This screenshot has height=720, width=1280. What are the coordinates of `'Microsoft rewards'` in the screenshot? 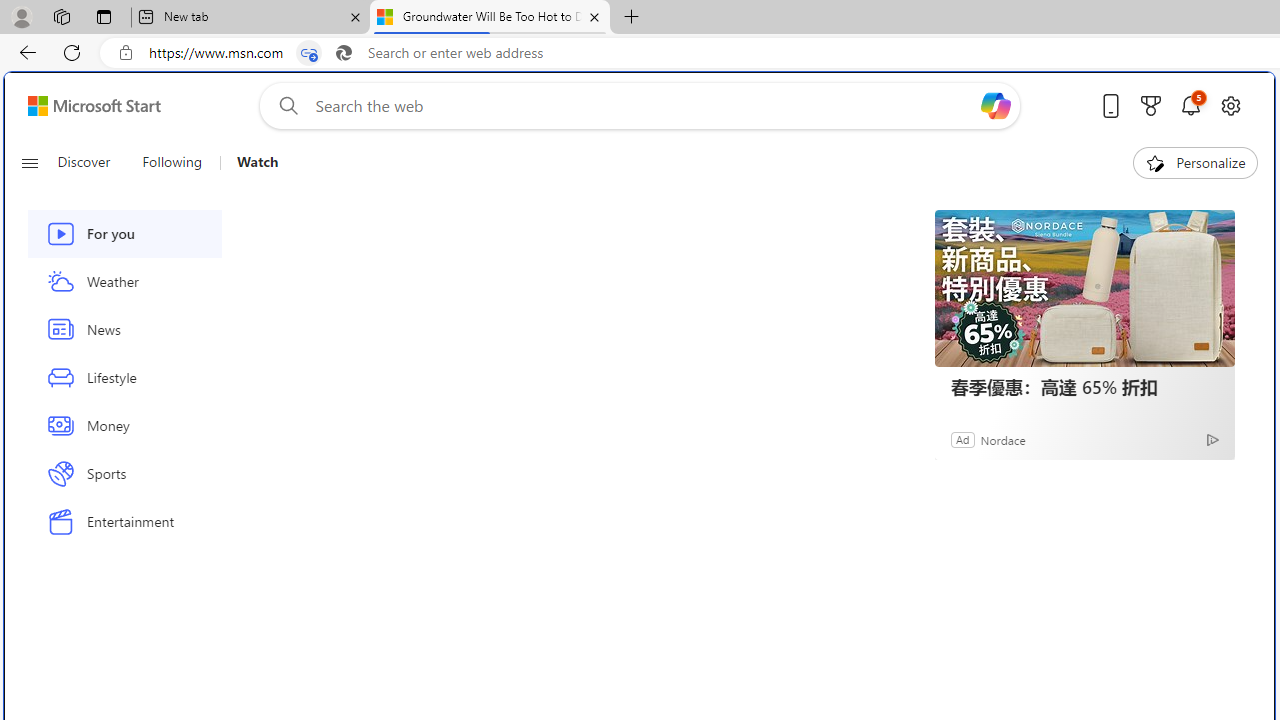 It's located at (1151, 105).